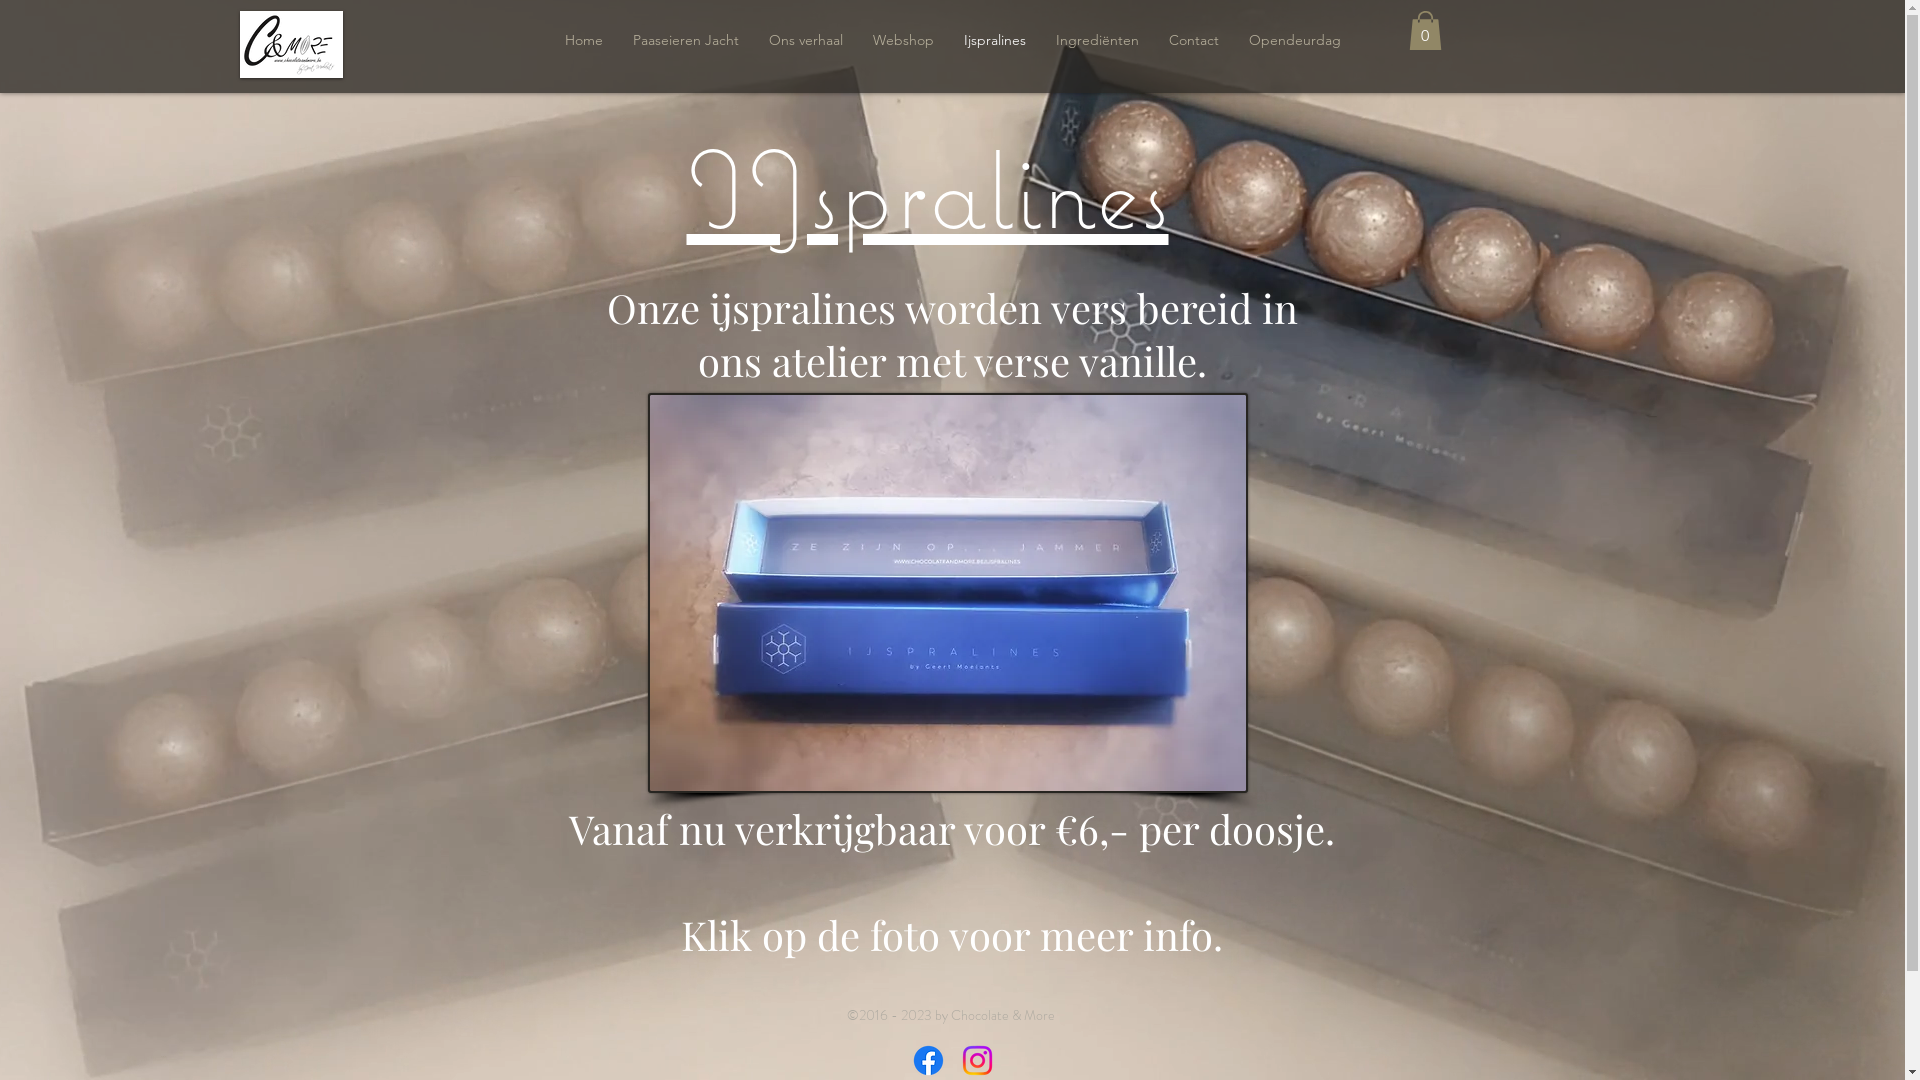 This screenshot has height=1080, width=1920. Describe the element at coordinates (1194, 39) in the screenshot. I see `'Contact'` at that location.